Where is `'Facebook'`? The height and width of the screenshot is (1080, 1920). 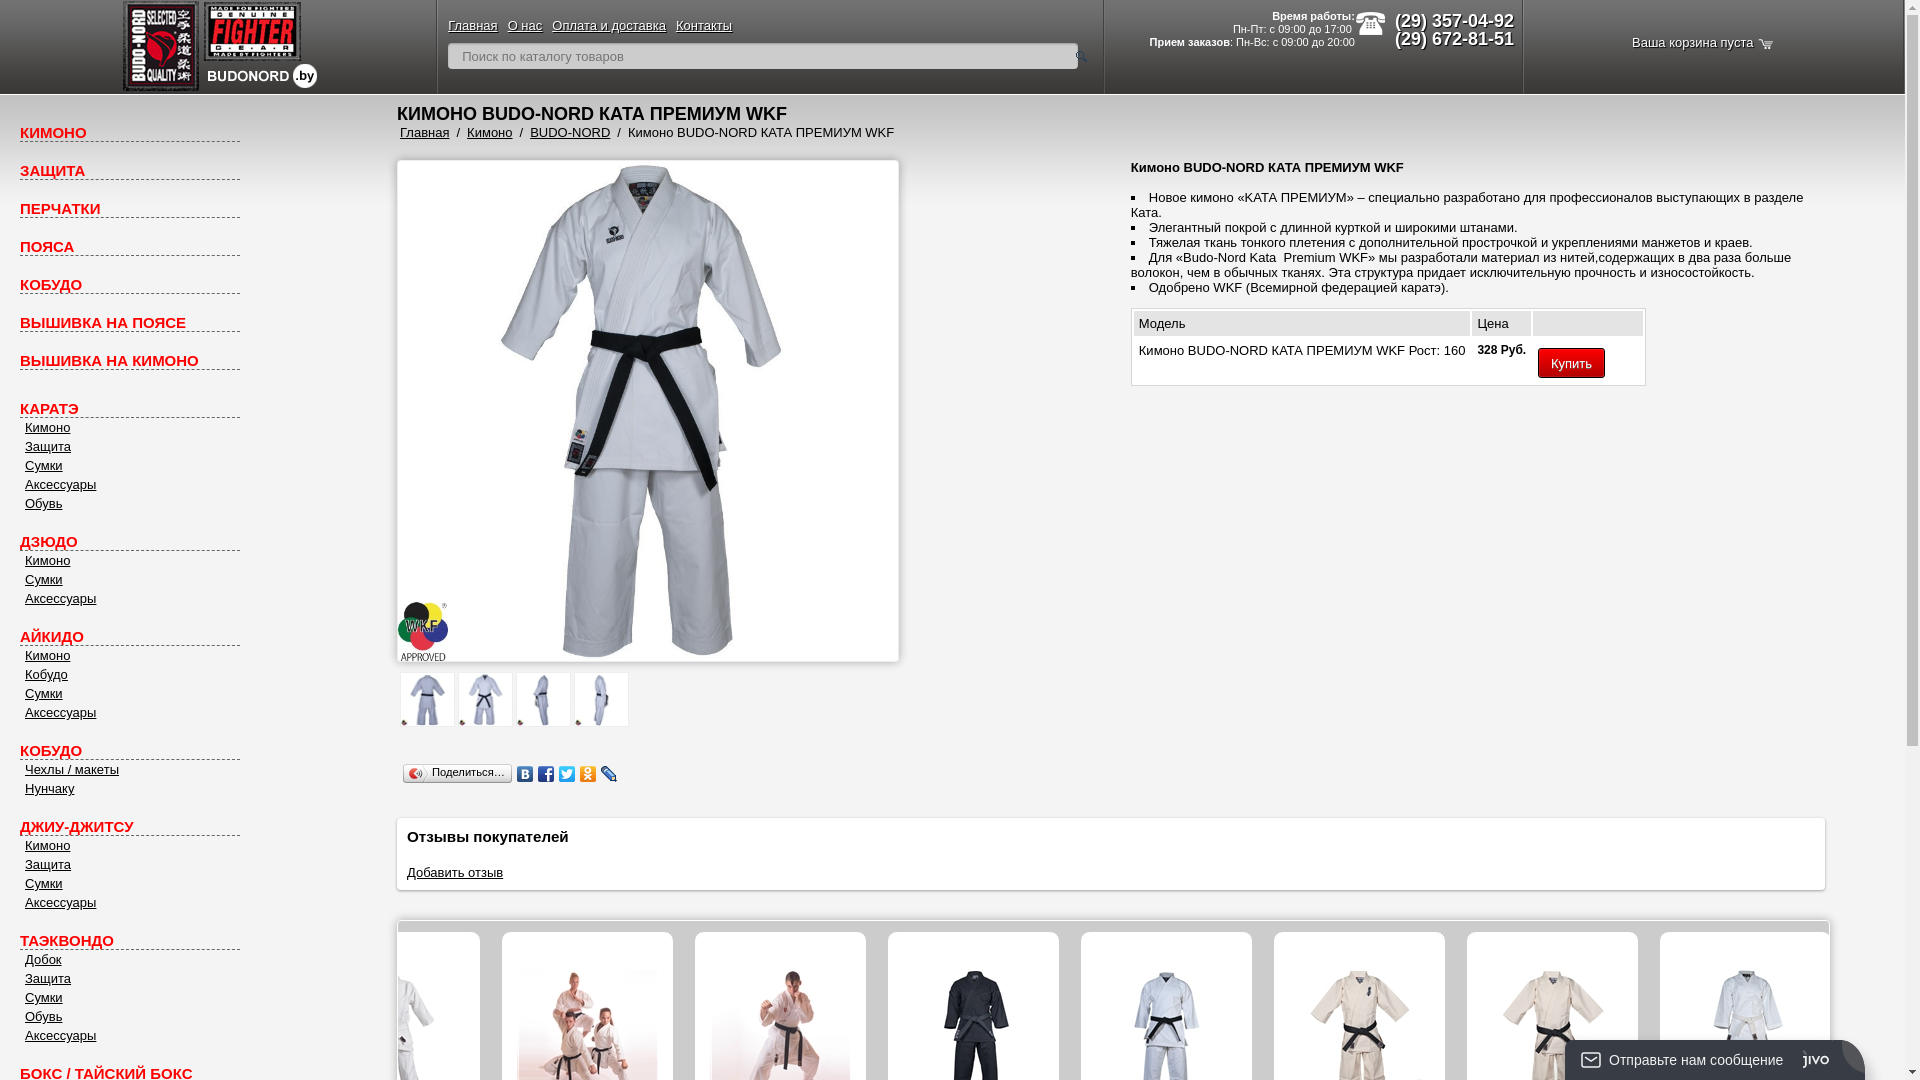
'Facebook' is located at coordinates (546, 773).